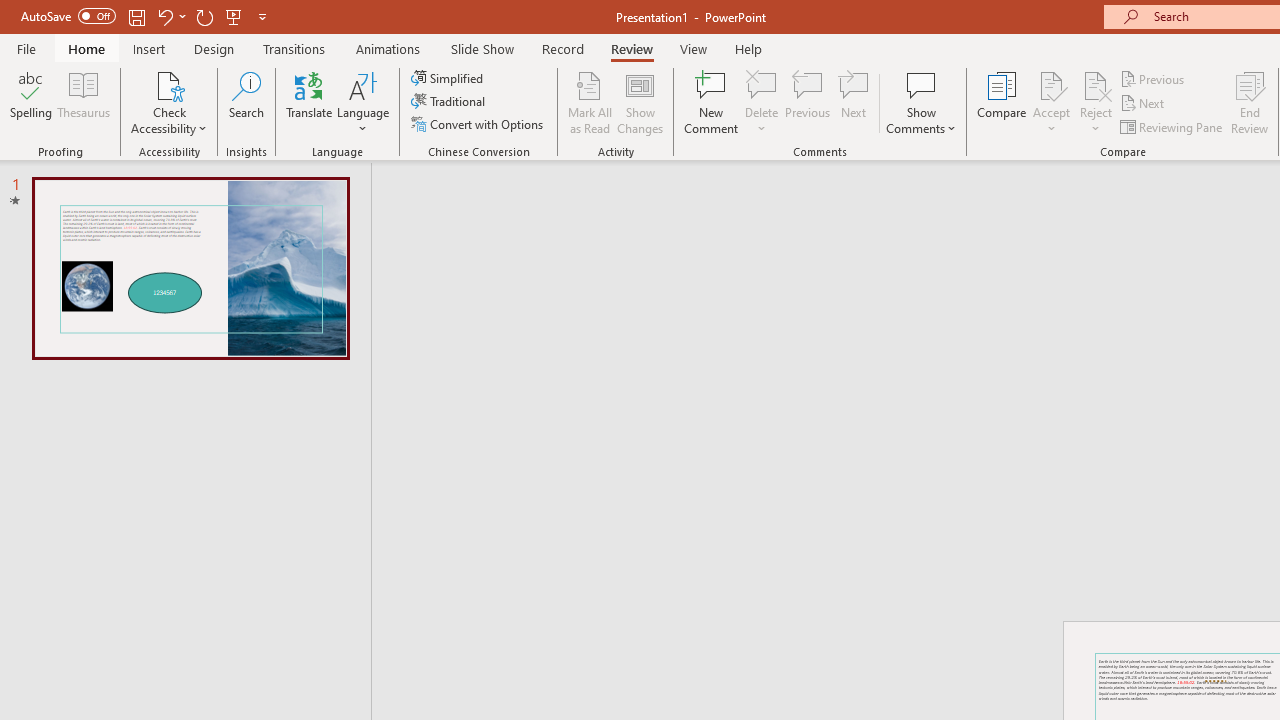 The image size is (1280, 720). Describe the element at coordinates (246, 103) in the screenshot. I see `'Search'` at that location.